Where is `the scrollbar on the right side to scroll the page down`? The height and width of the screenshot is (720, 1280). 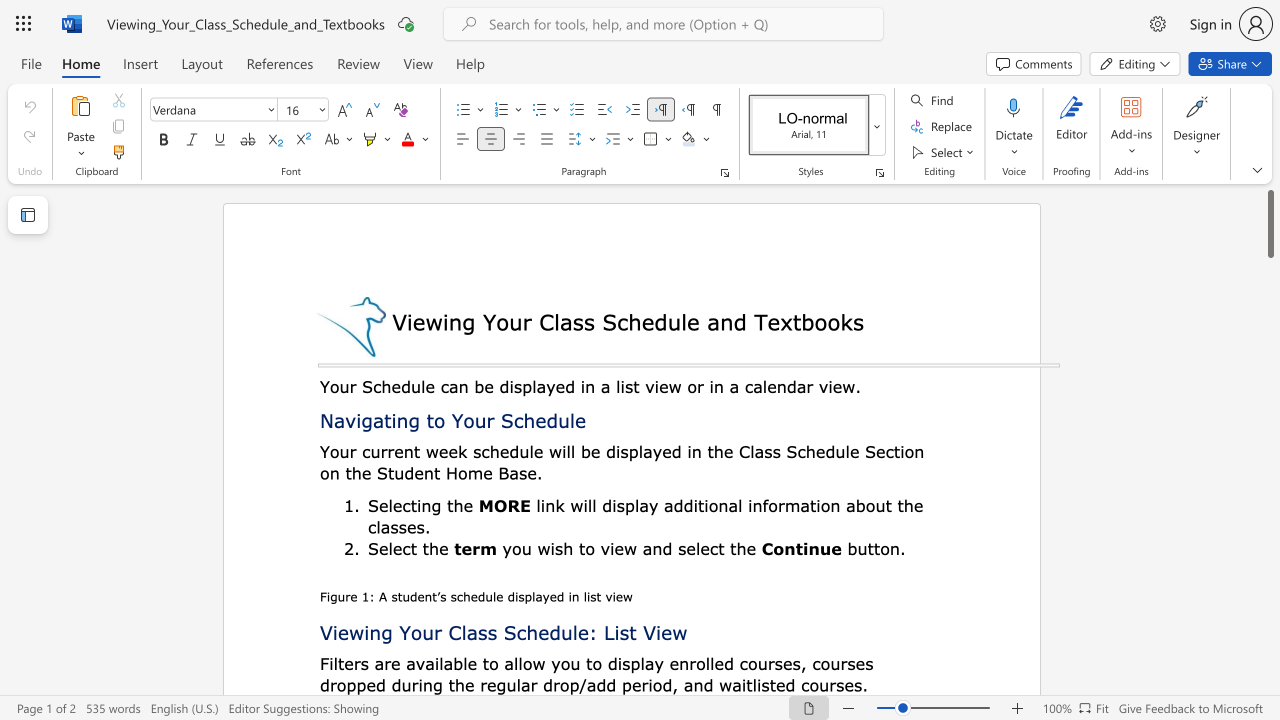 the scrollbar on the right side to scroll the page down is located at coordinates (1269, 618).